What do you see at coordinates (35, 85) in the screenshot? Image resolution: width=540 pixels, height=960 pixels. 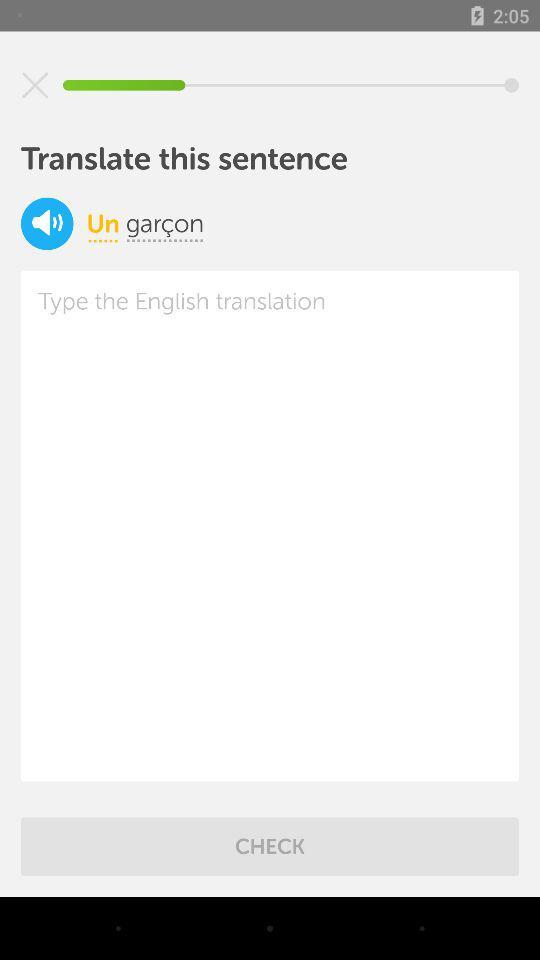 I see `the screen` at bounding box center [35, 85].